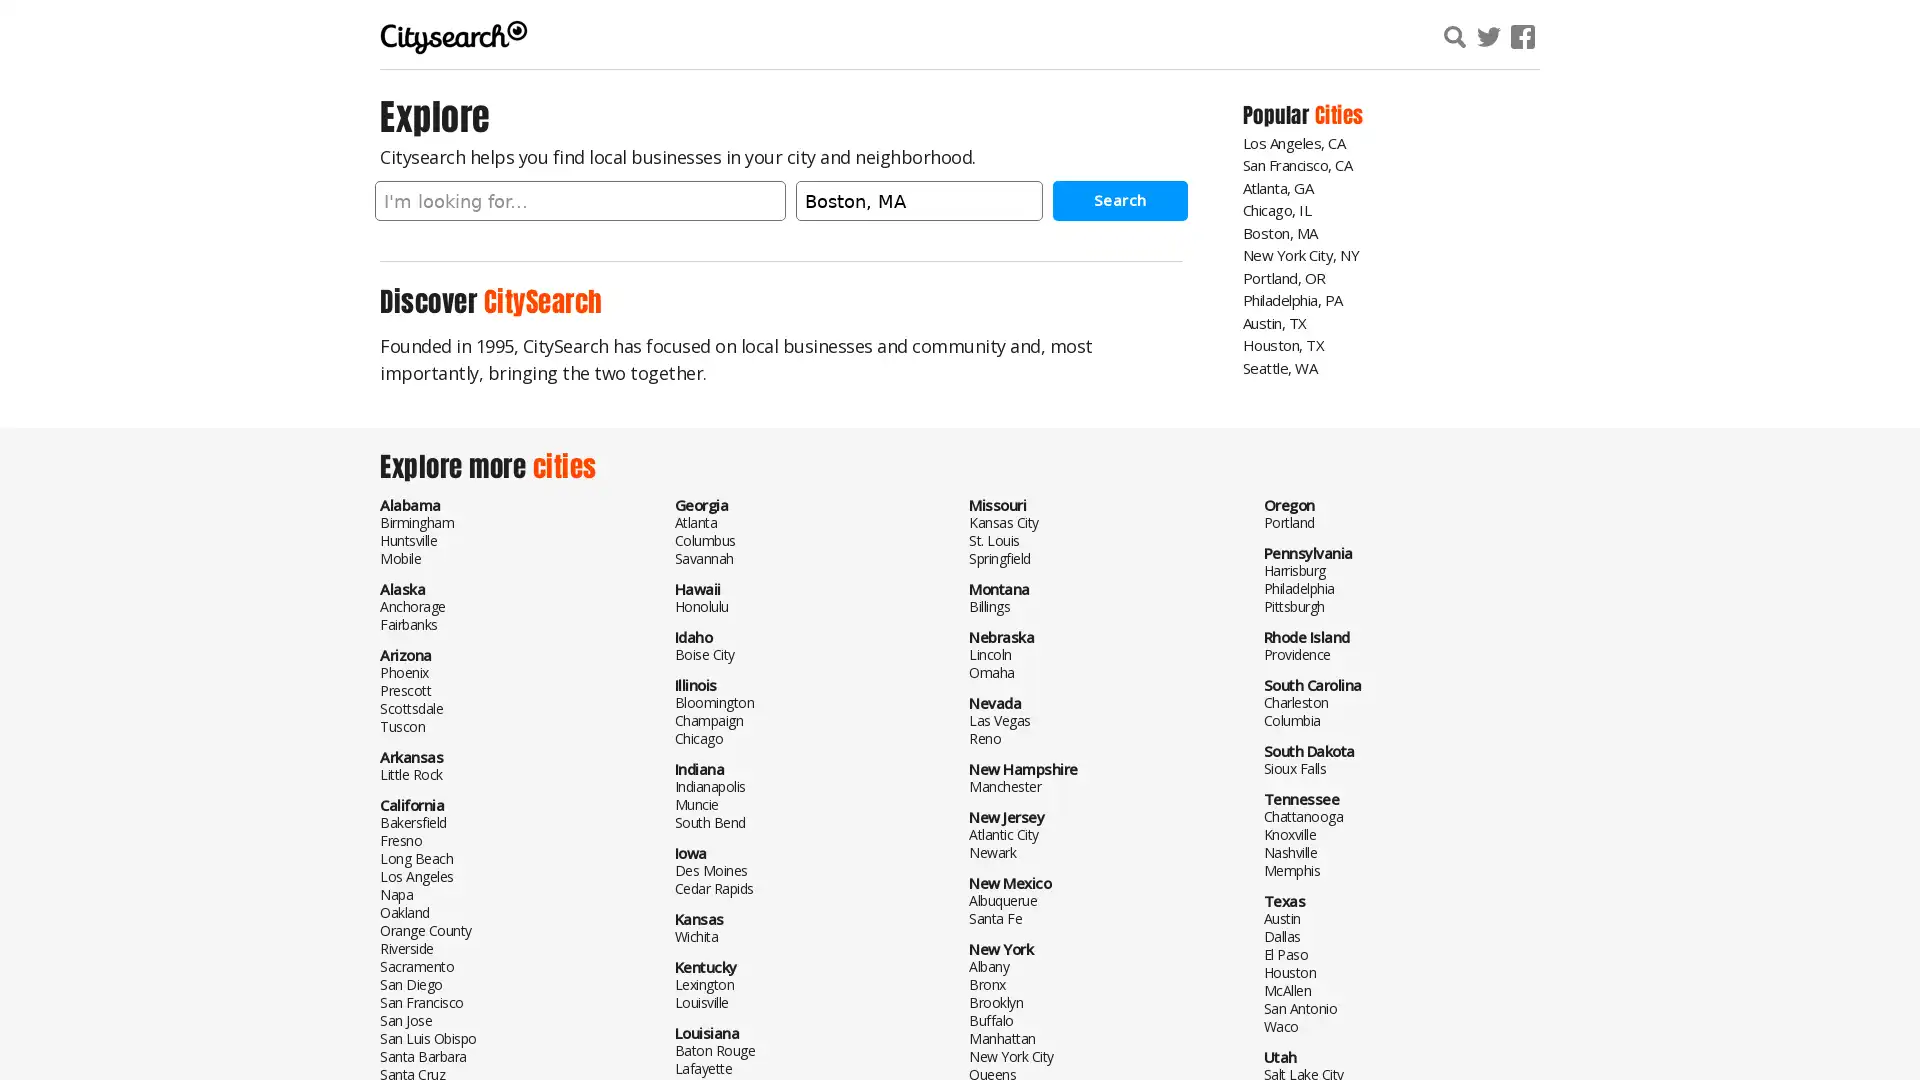 This screenshot has width=1920, height=1080. Describe the element at coordinates (1118, 200) in the screenshot. I see `Search` at that location.